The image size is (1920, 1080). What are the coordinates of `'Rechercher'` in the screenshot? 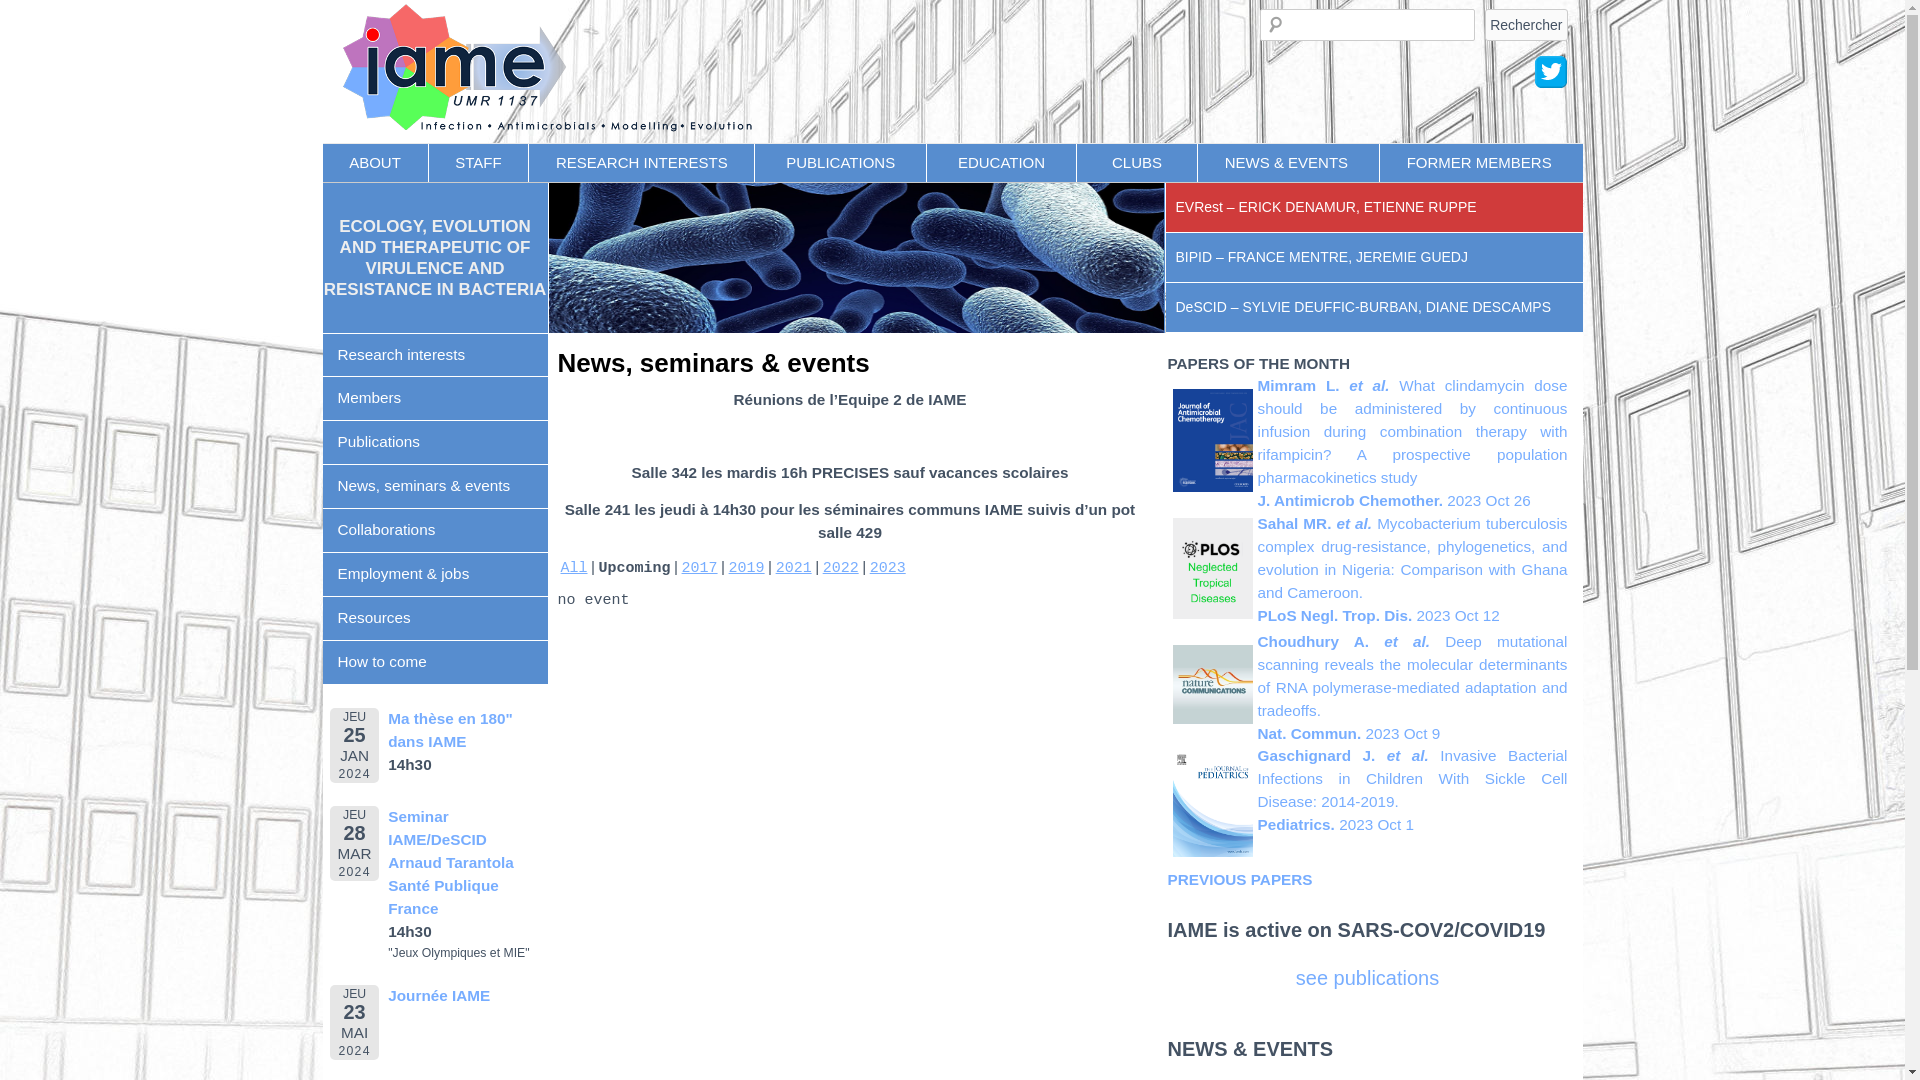 It's located at (1484, 23).